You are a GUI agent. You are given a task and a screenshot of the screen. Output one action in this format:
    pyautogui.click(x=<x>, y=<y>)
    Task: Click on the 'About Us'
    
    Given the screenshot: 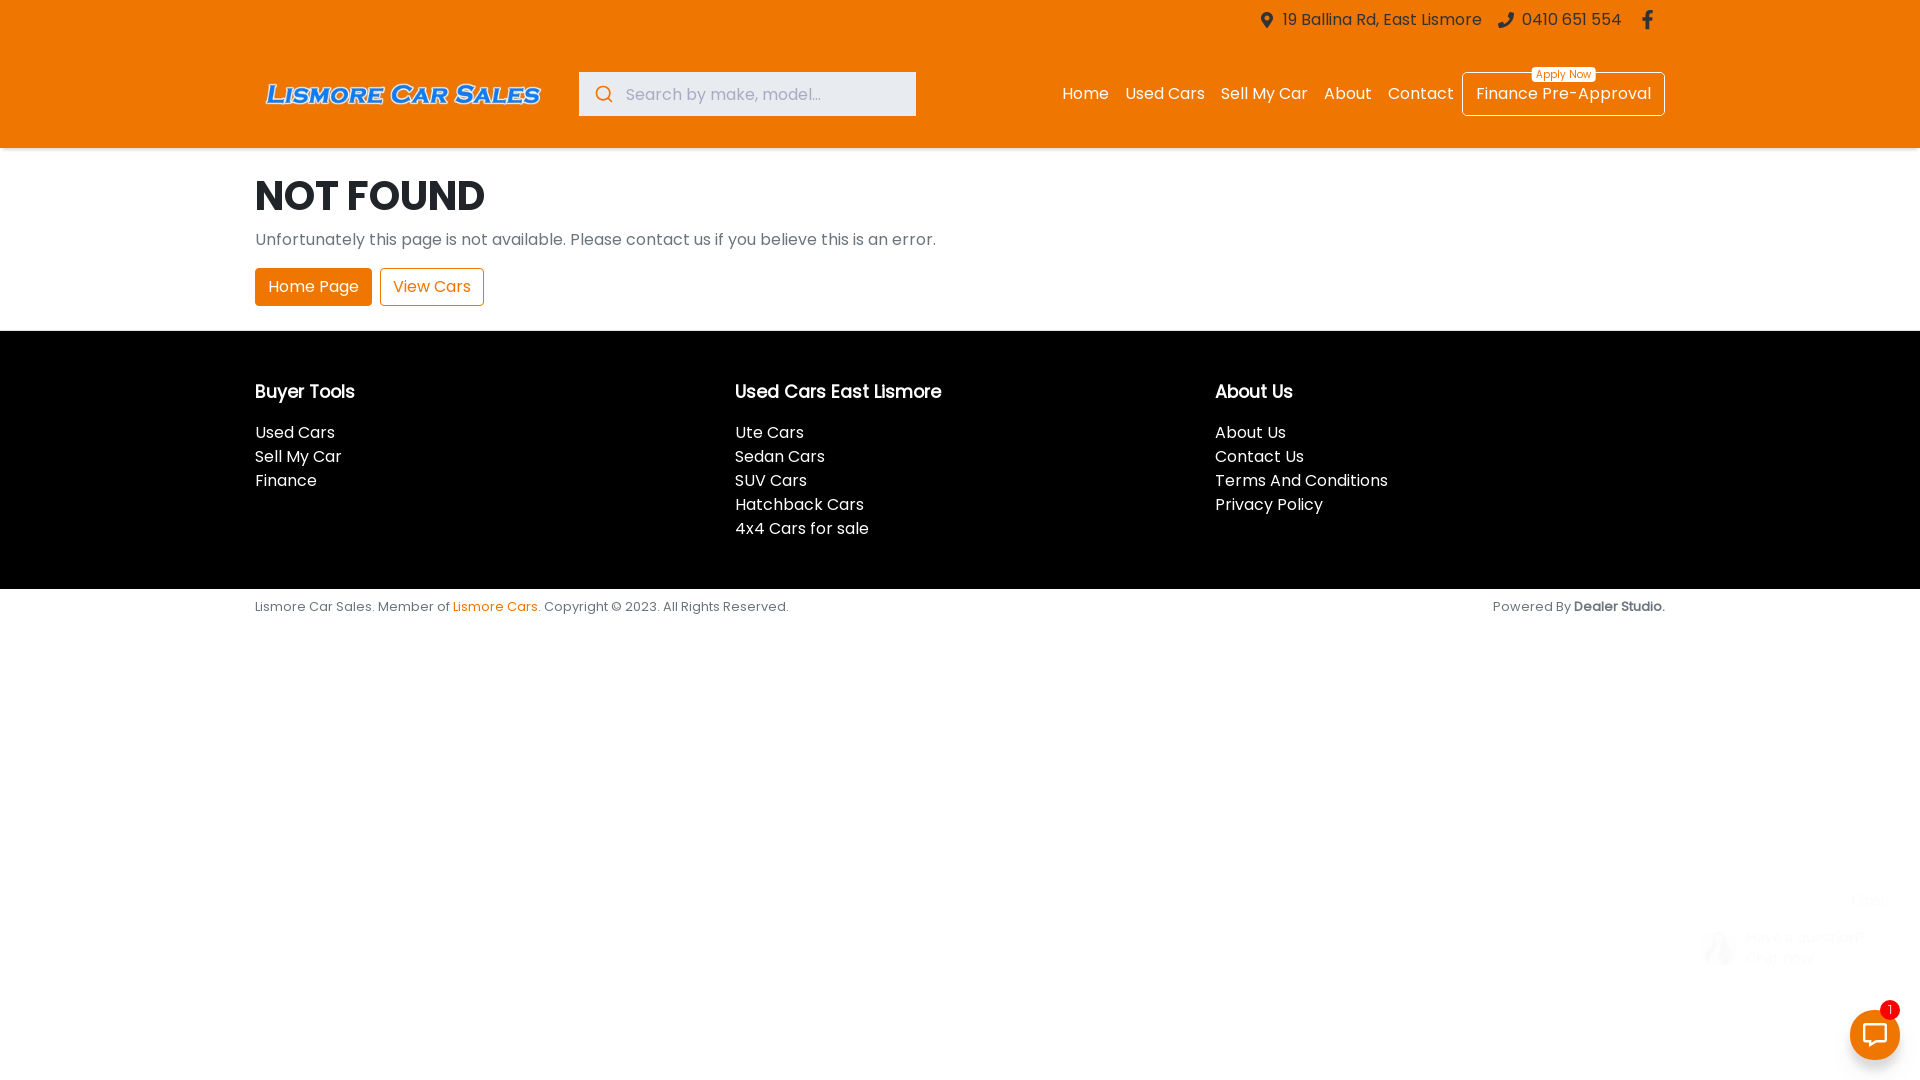 What is the action you would take?
    pyautogui.click(x=1249, y=431)
    